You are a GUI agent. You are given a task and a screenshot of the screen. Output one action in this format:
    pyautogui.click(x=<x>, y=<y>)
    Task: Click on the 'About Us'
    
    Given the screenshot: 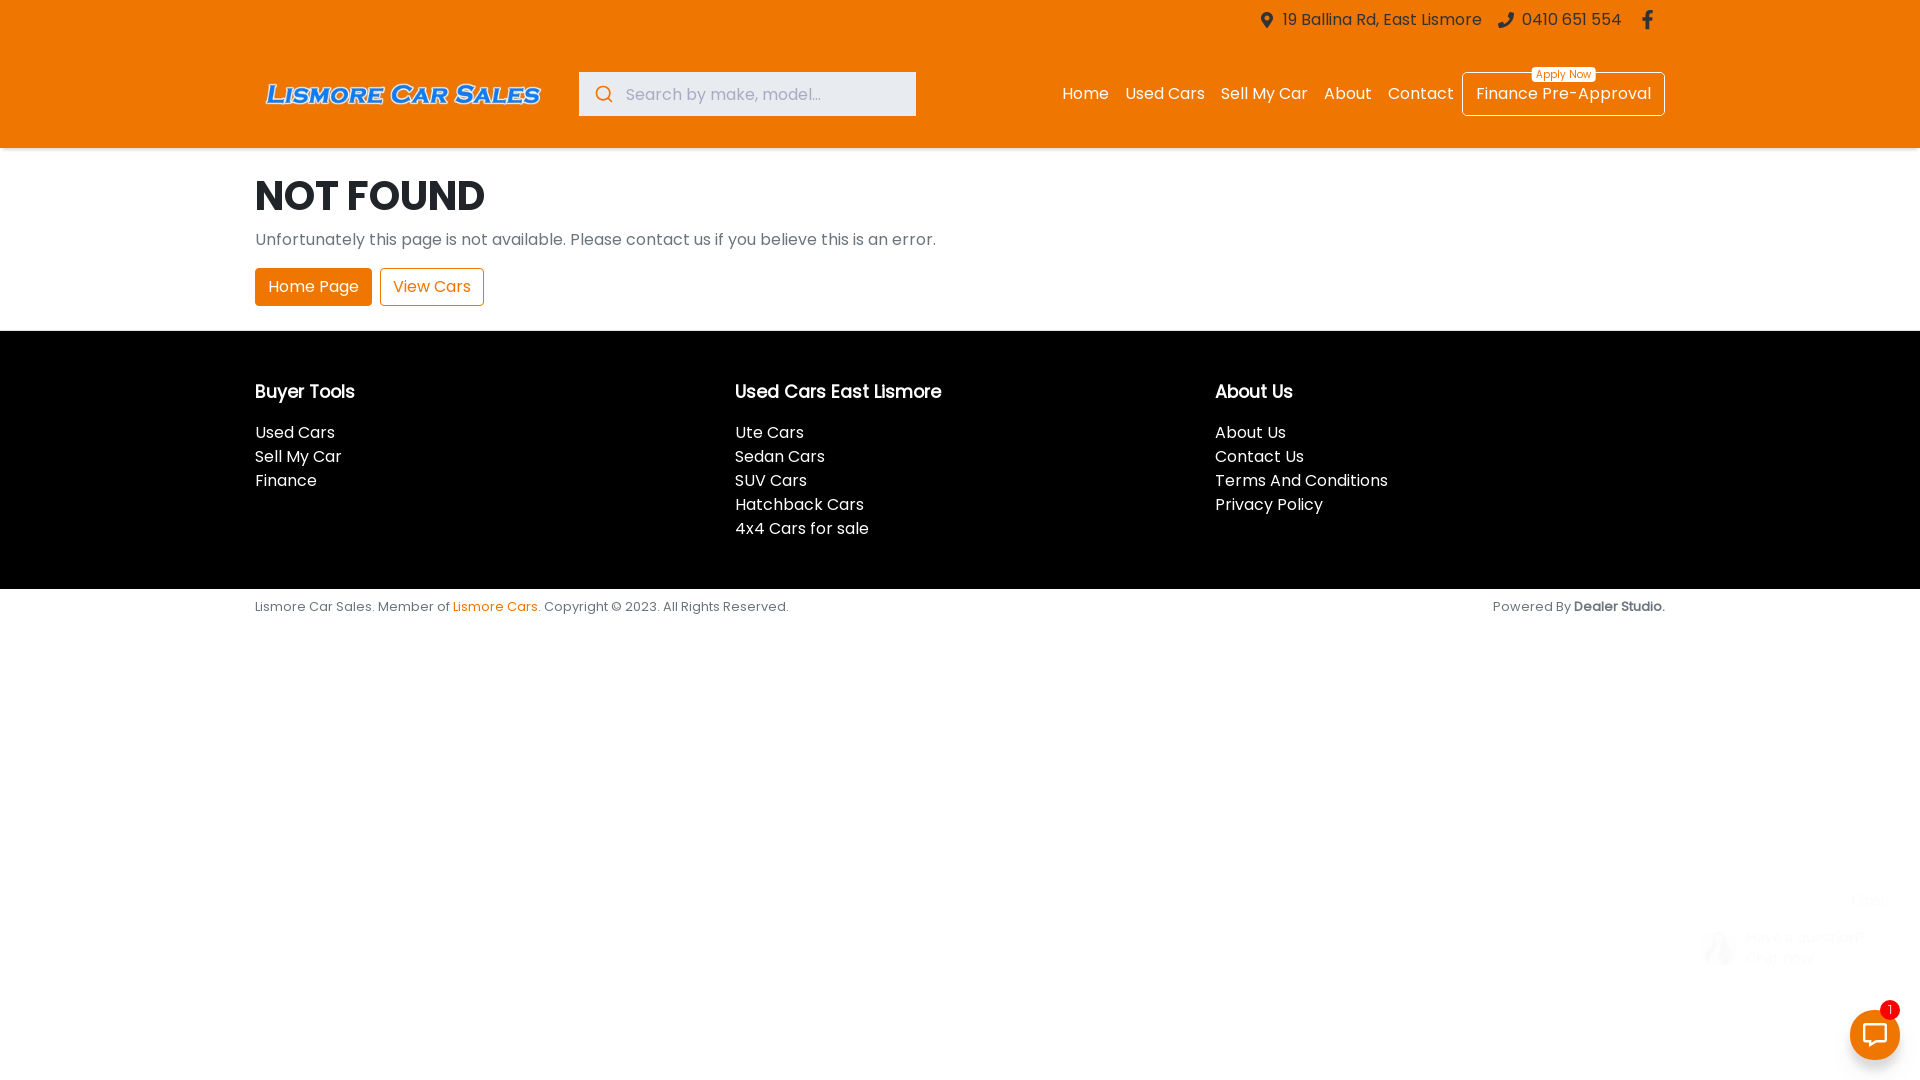 What is the action you would take?
    pyautogui.click(x=1249, y=431)
    